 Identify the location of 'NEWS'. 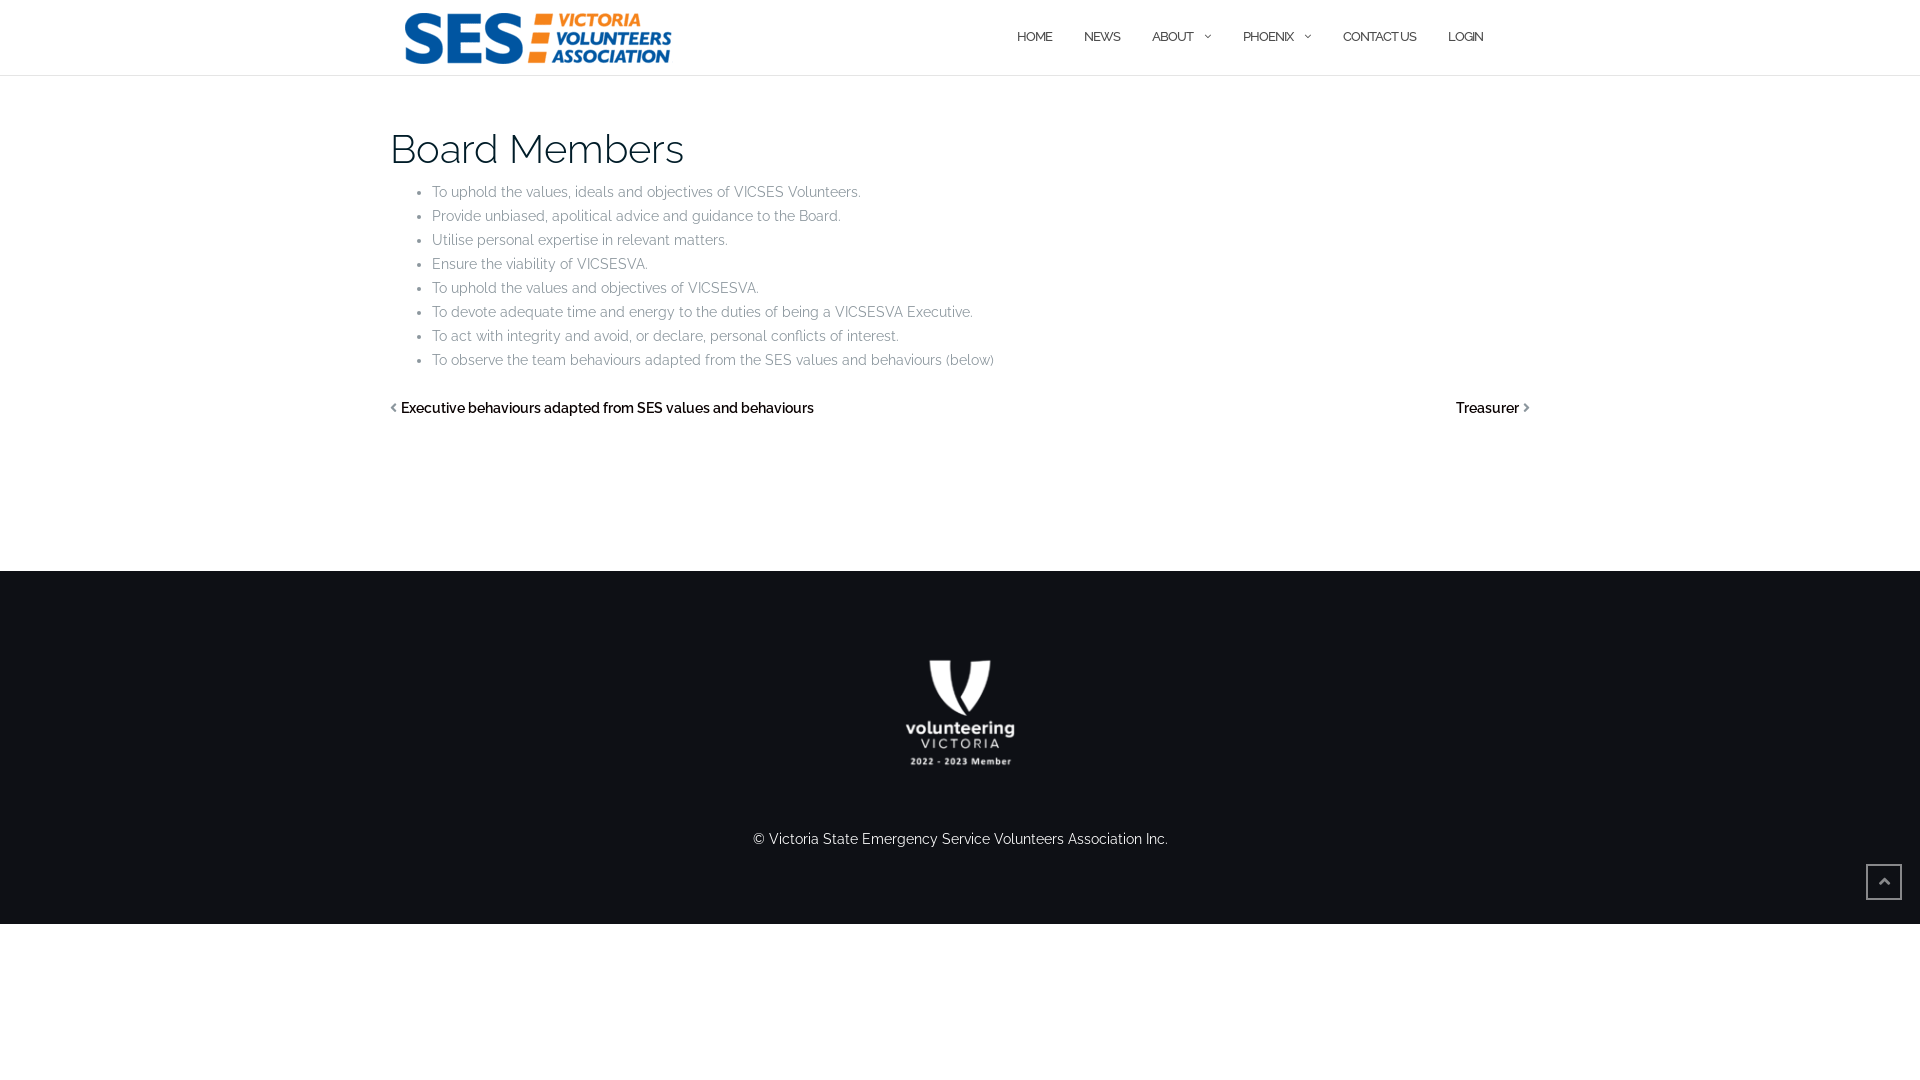
(1101, 37).